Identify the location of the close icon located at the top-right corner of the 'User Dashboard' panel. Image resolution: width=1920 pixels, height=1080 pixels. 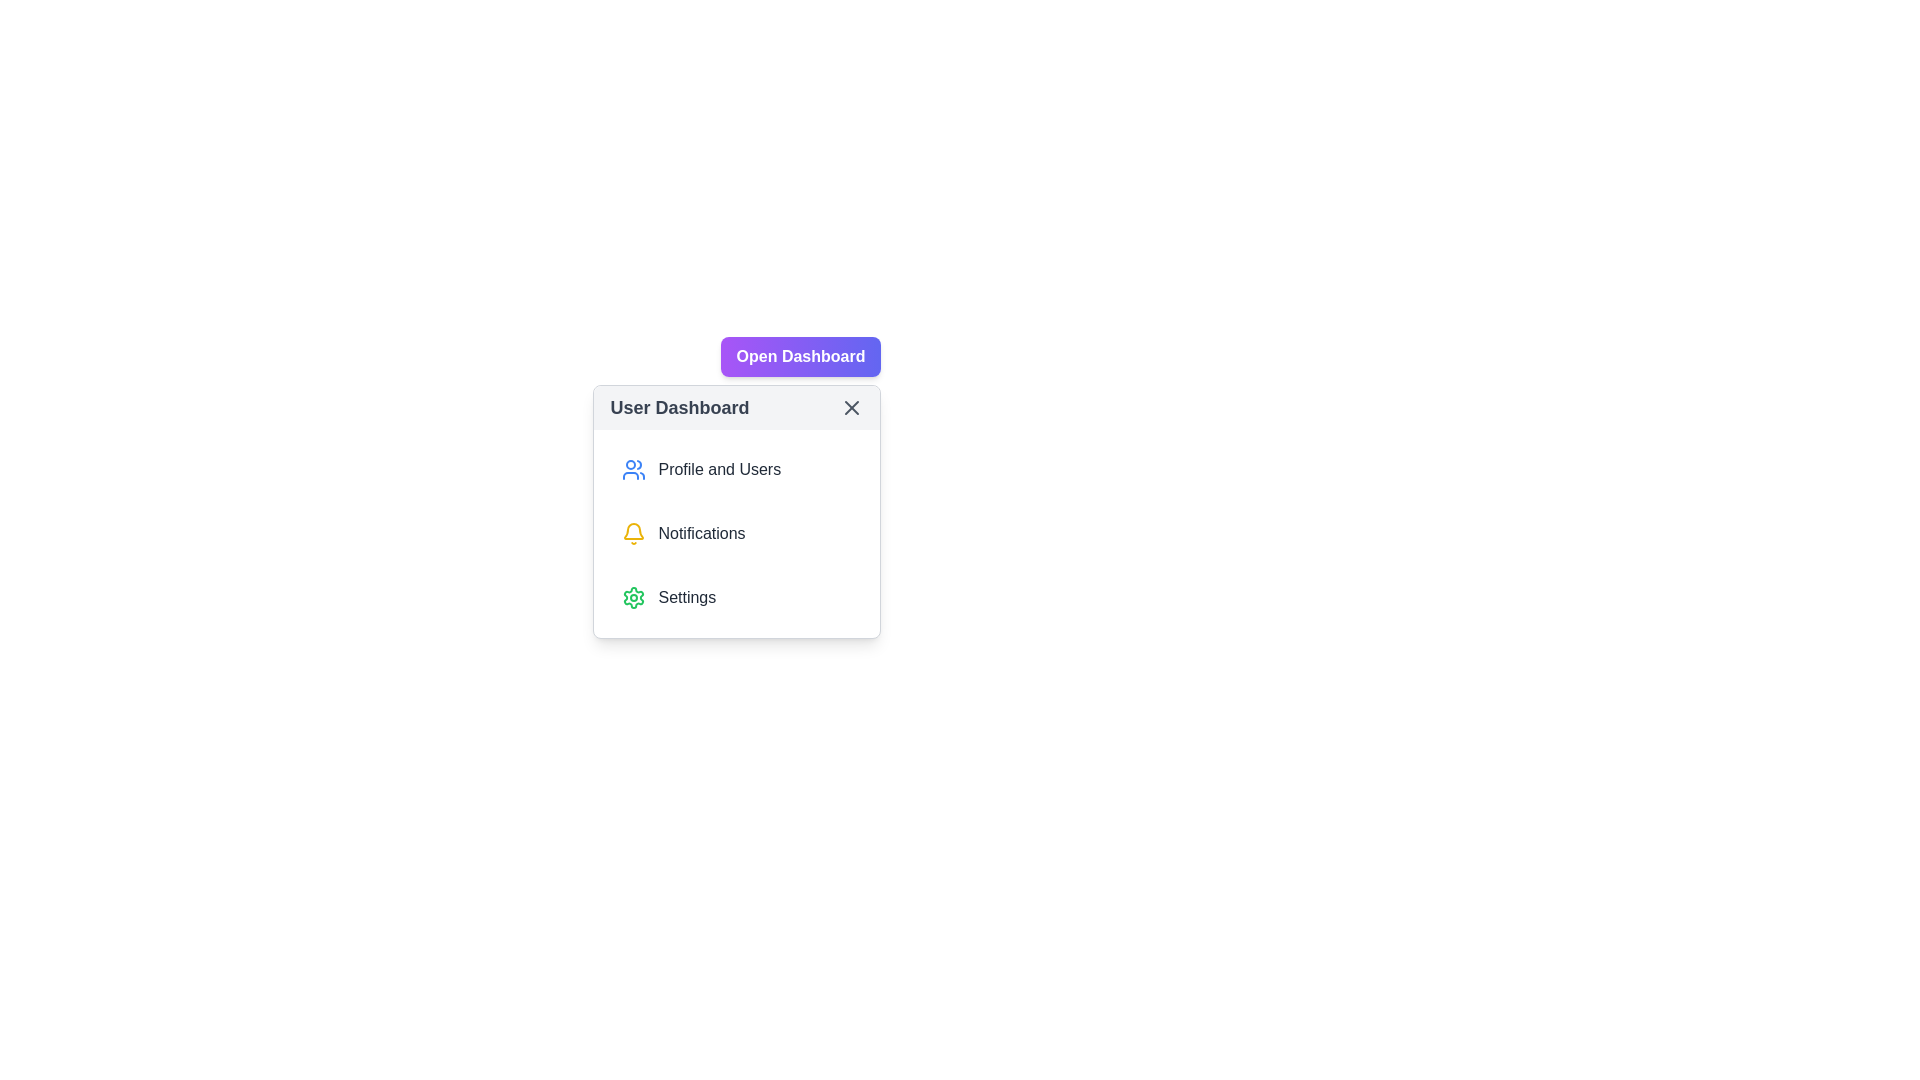
(852, 407).